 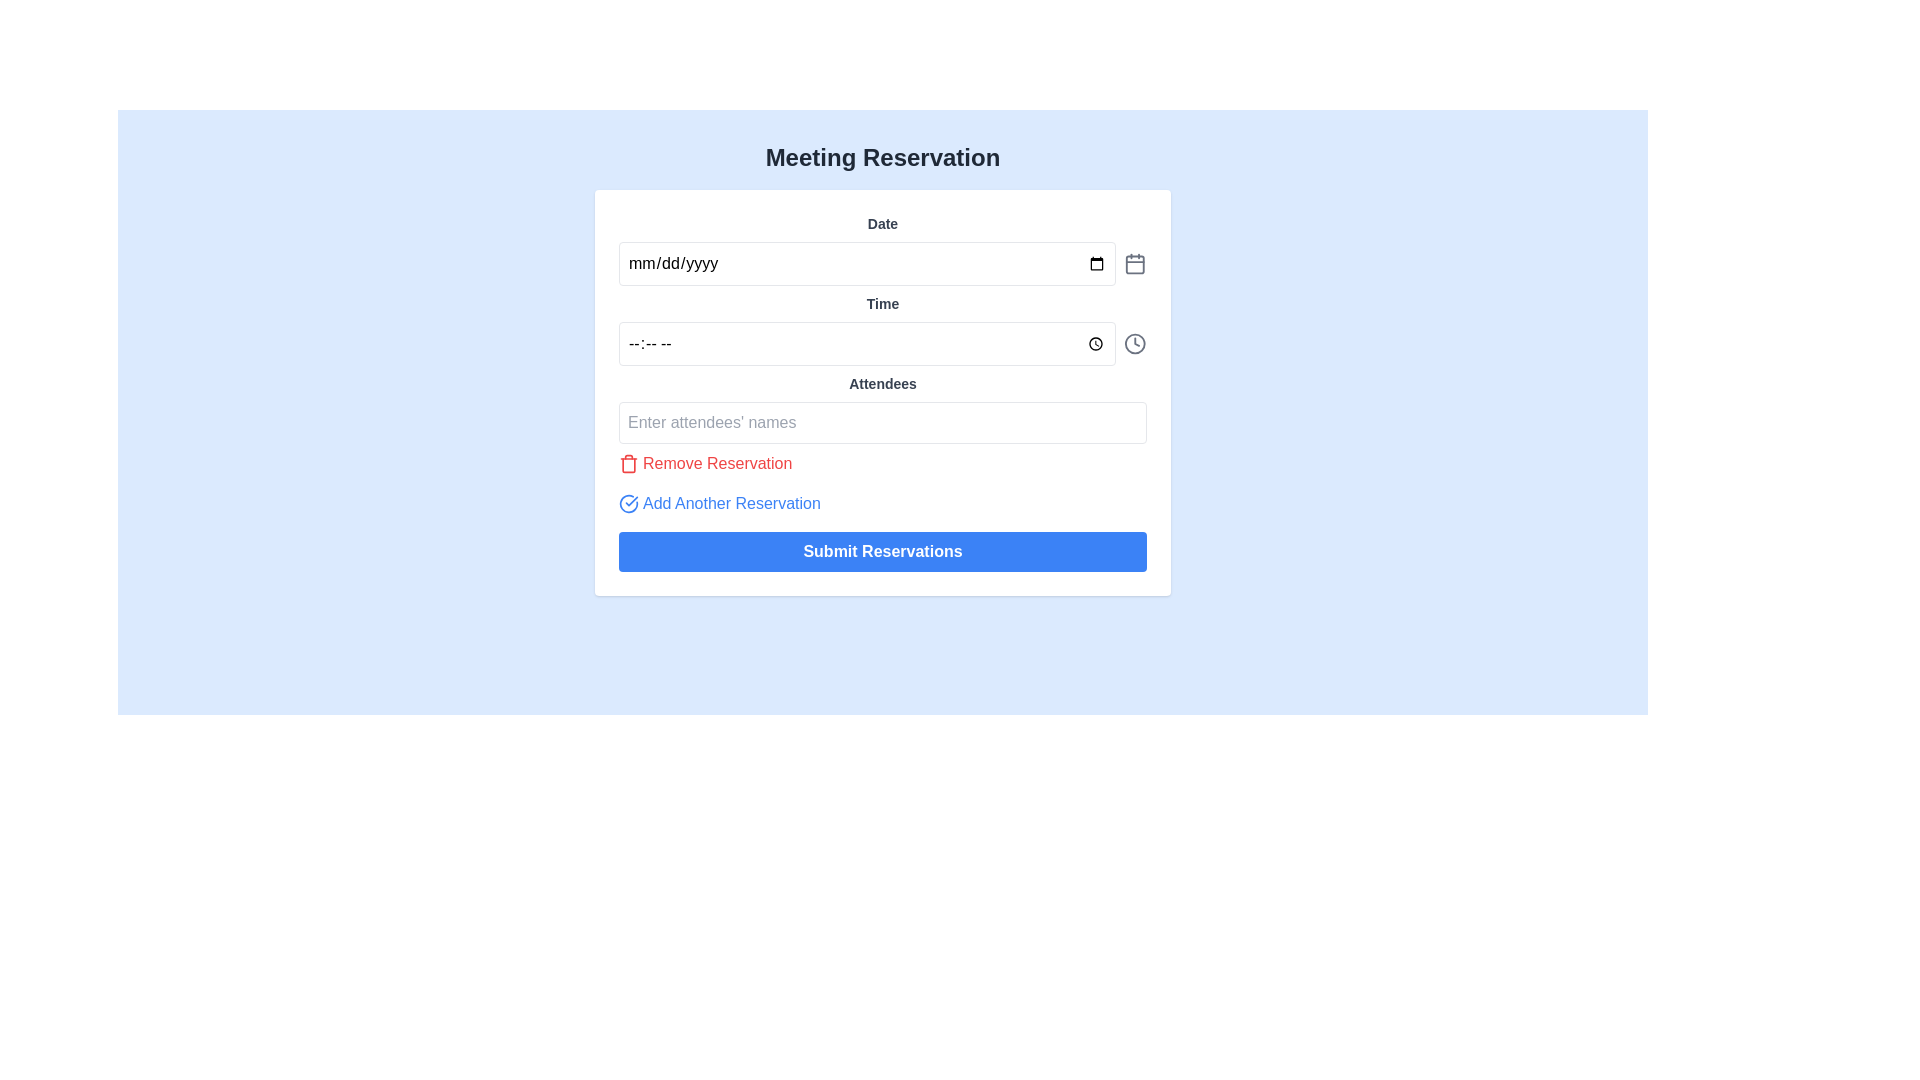 What do you see at coordinates (882, 223) in the screenshot?
I see `the text label that reads 'Date', which is bold and small-sized in dark gray color, located at the top of a form-like card layout above the date picker input field` at bounding box center [882, 223].